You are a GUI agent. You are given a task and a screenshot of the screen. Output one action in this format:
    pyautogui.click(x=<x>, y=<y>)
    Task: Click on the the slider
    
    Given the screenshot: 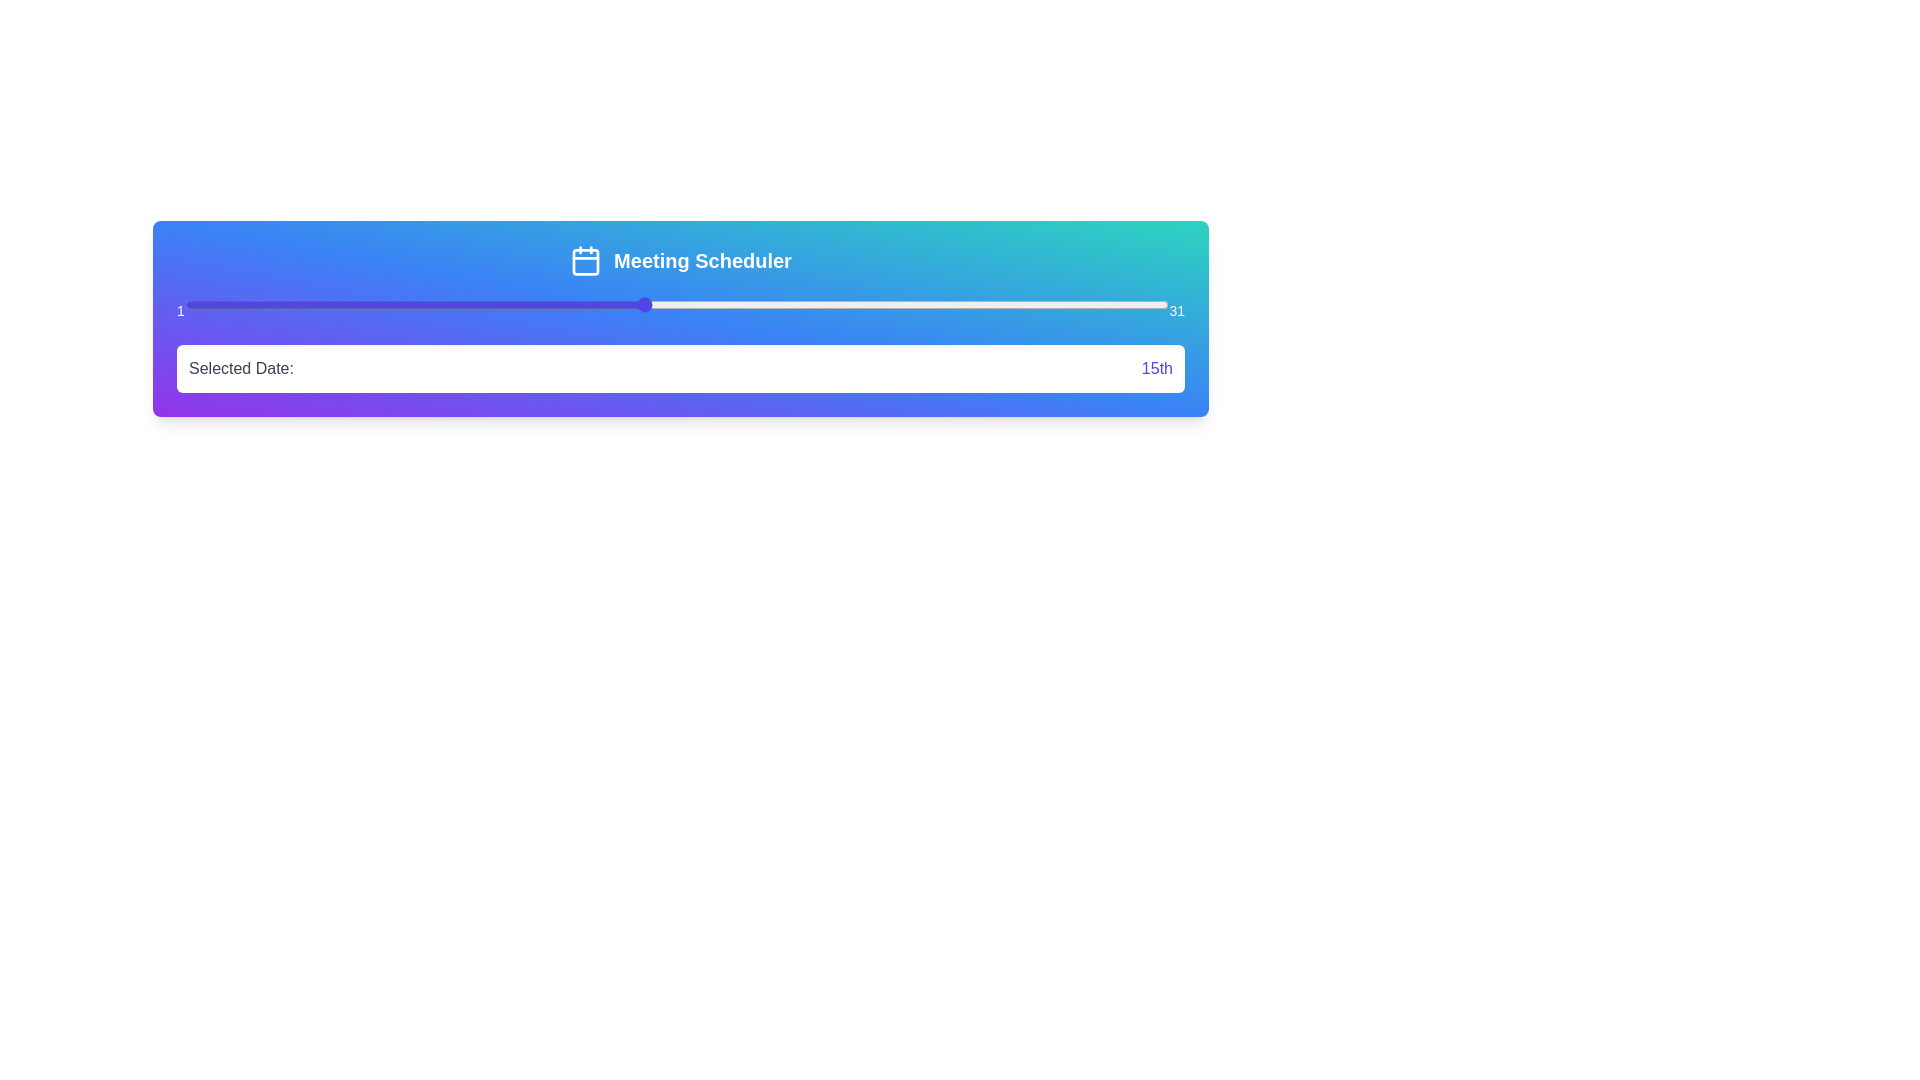 What is the action you would take?
    pyautogui.click(x=381, y=304)
    